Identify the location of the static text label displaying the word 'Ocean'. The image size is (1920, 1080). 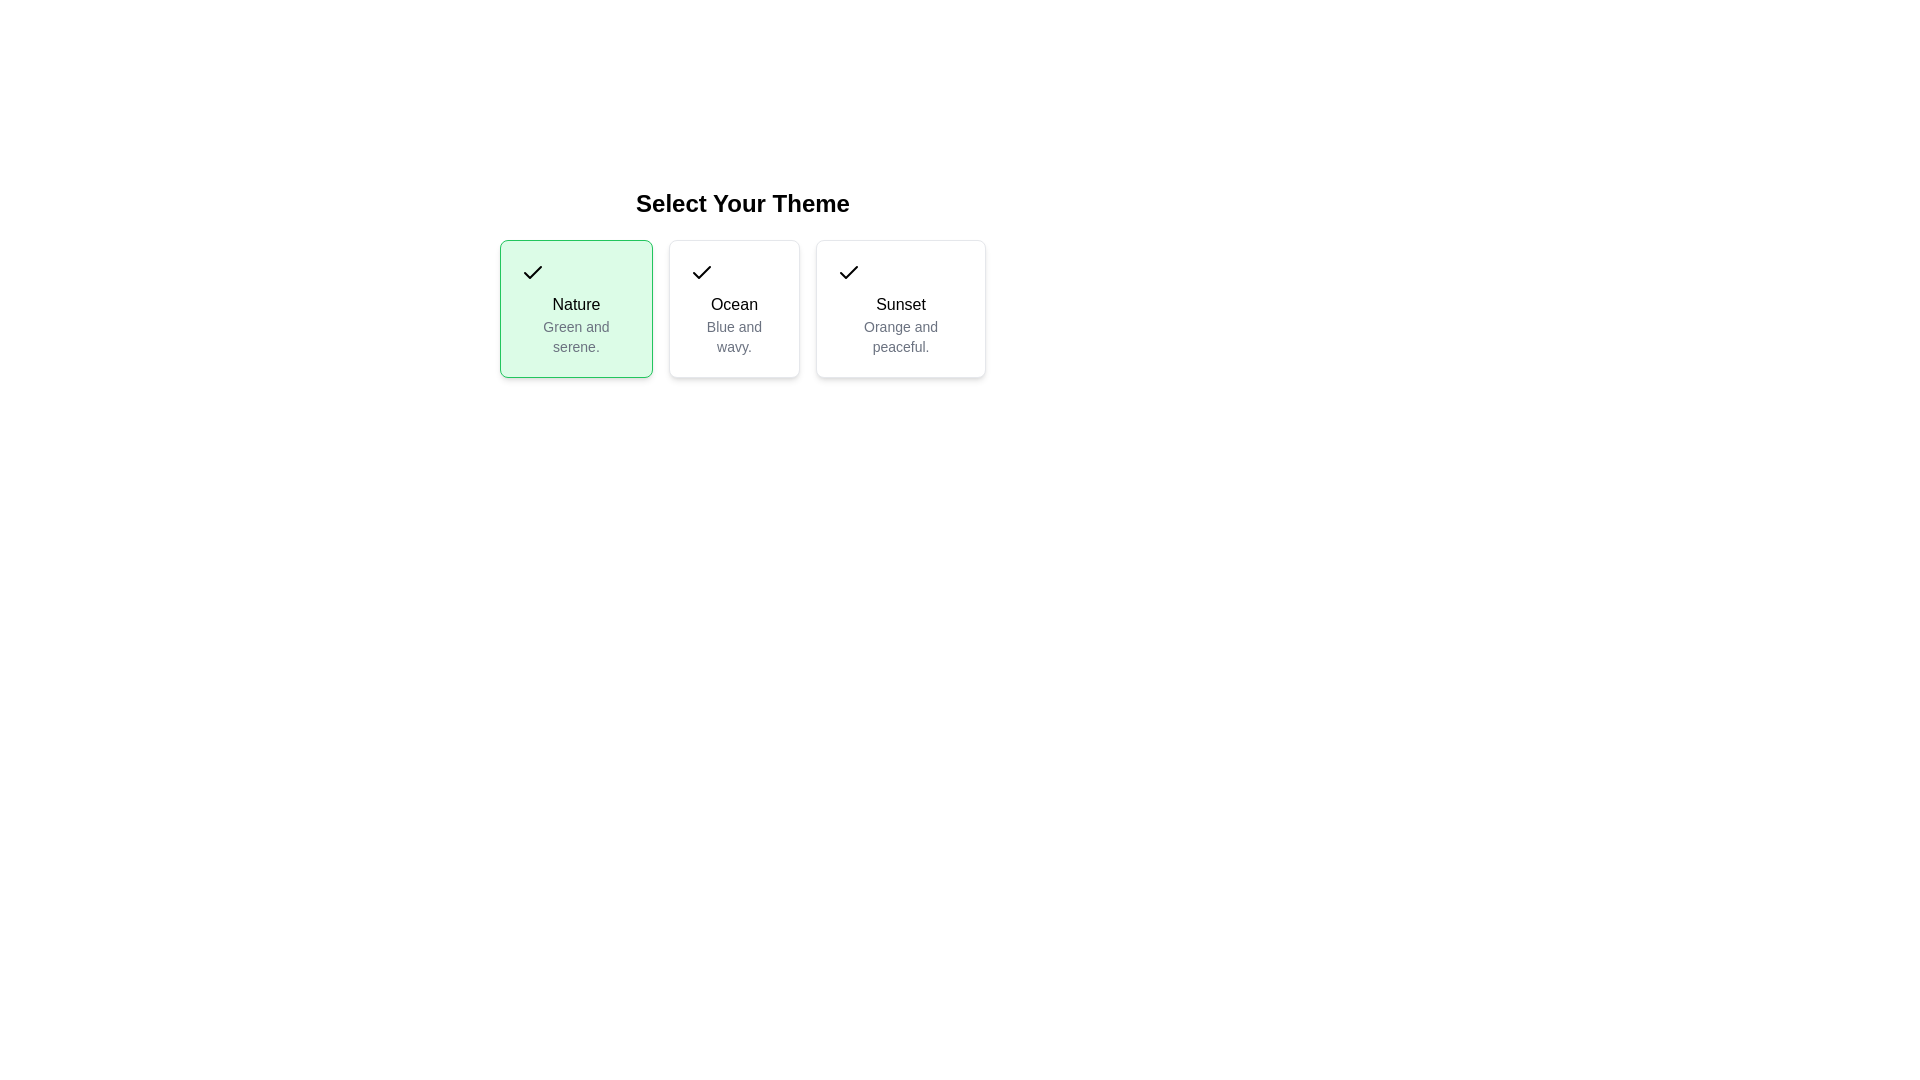
(733, 304).